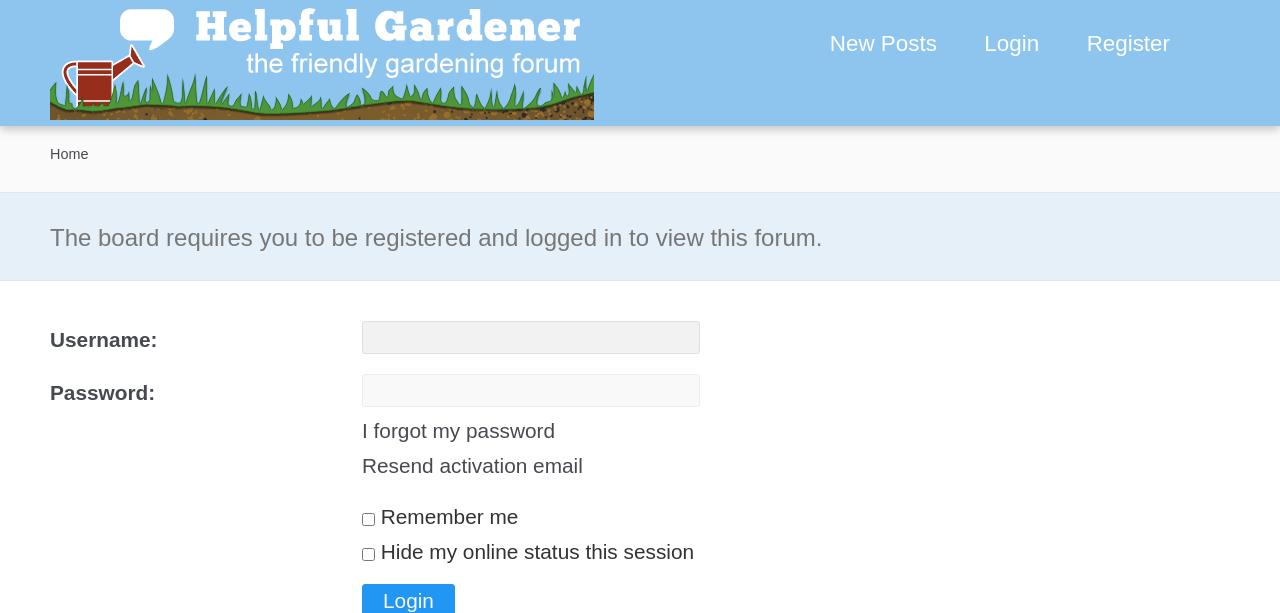  Describe the element at coordinates (1011, 43) in the screenshot. I see `'Login'` at that location.